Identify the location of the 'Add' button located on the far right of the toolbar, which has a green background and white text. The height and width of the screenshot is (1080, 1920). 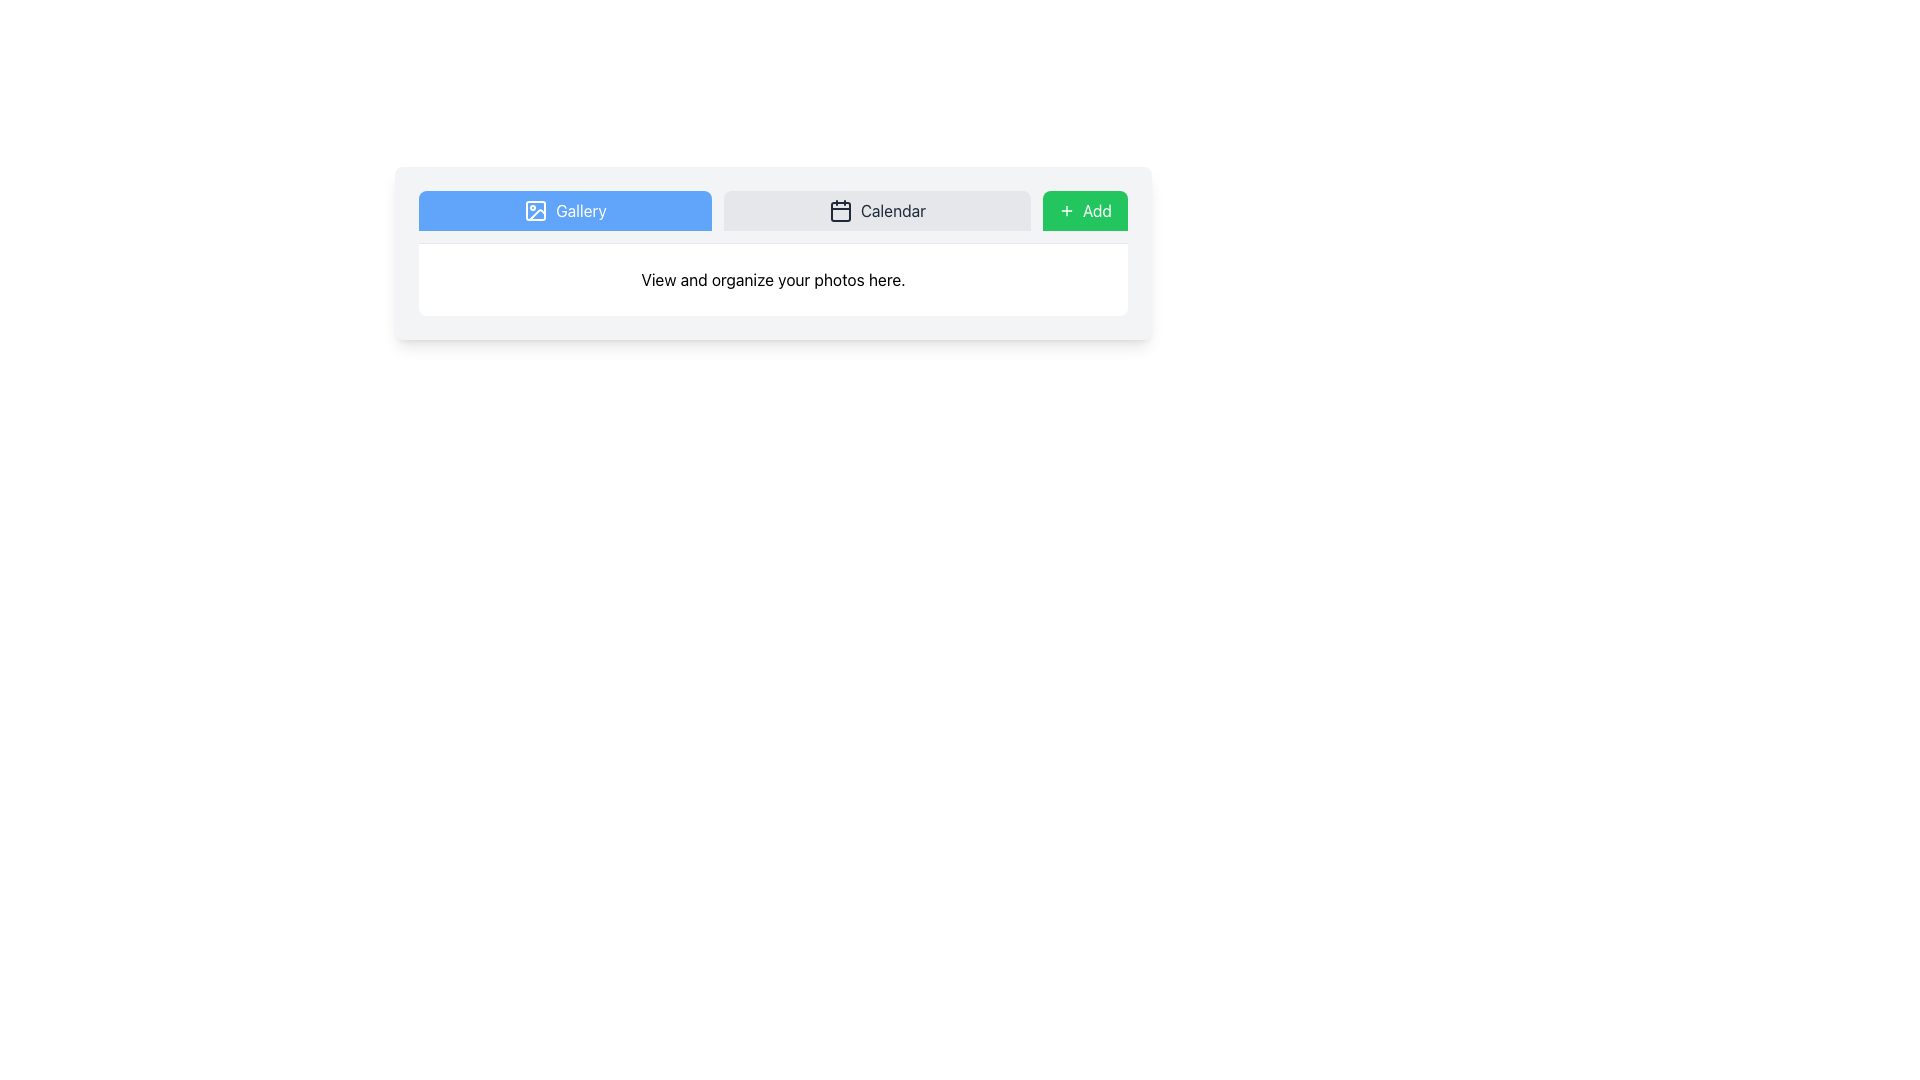
(1084, 211).